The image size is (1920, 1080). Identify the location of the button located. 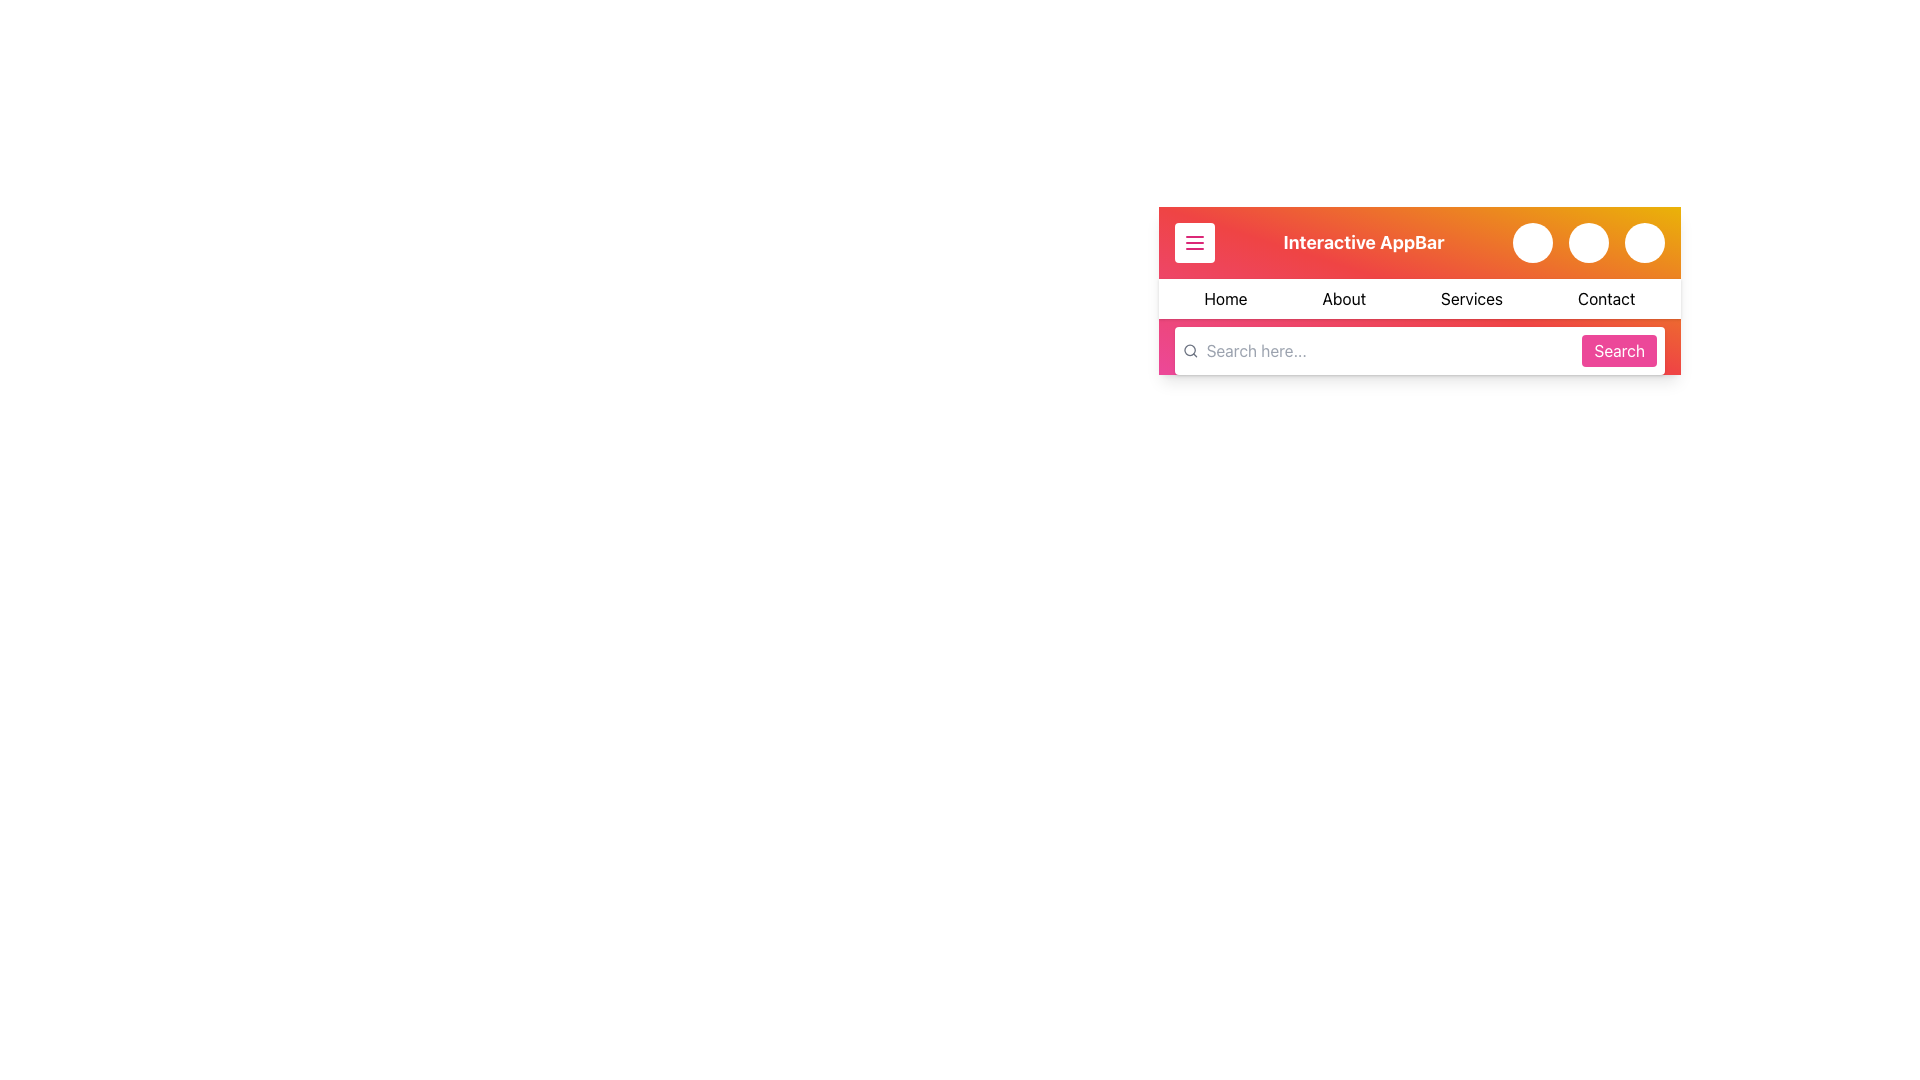
(1531, 242).